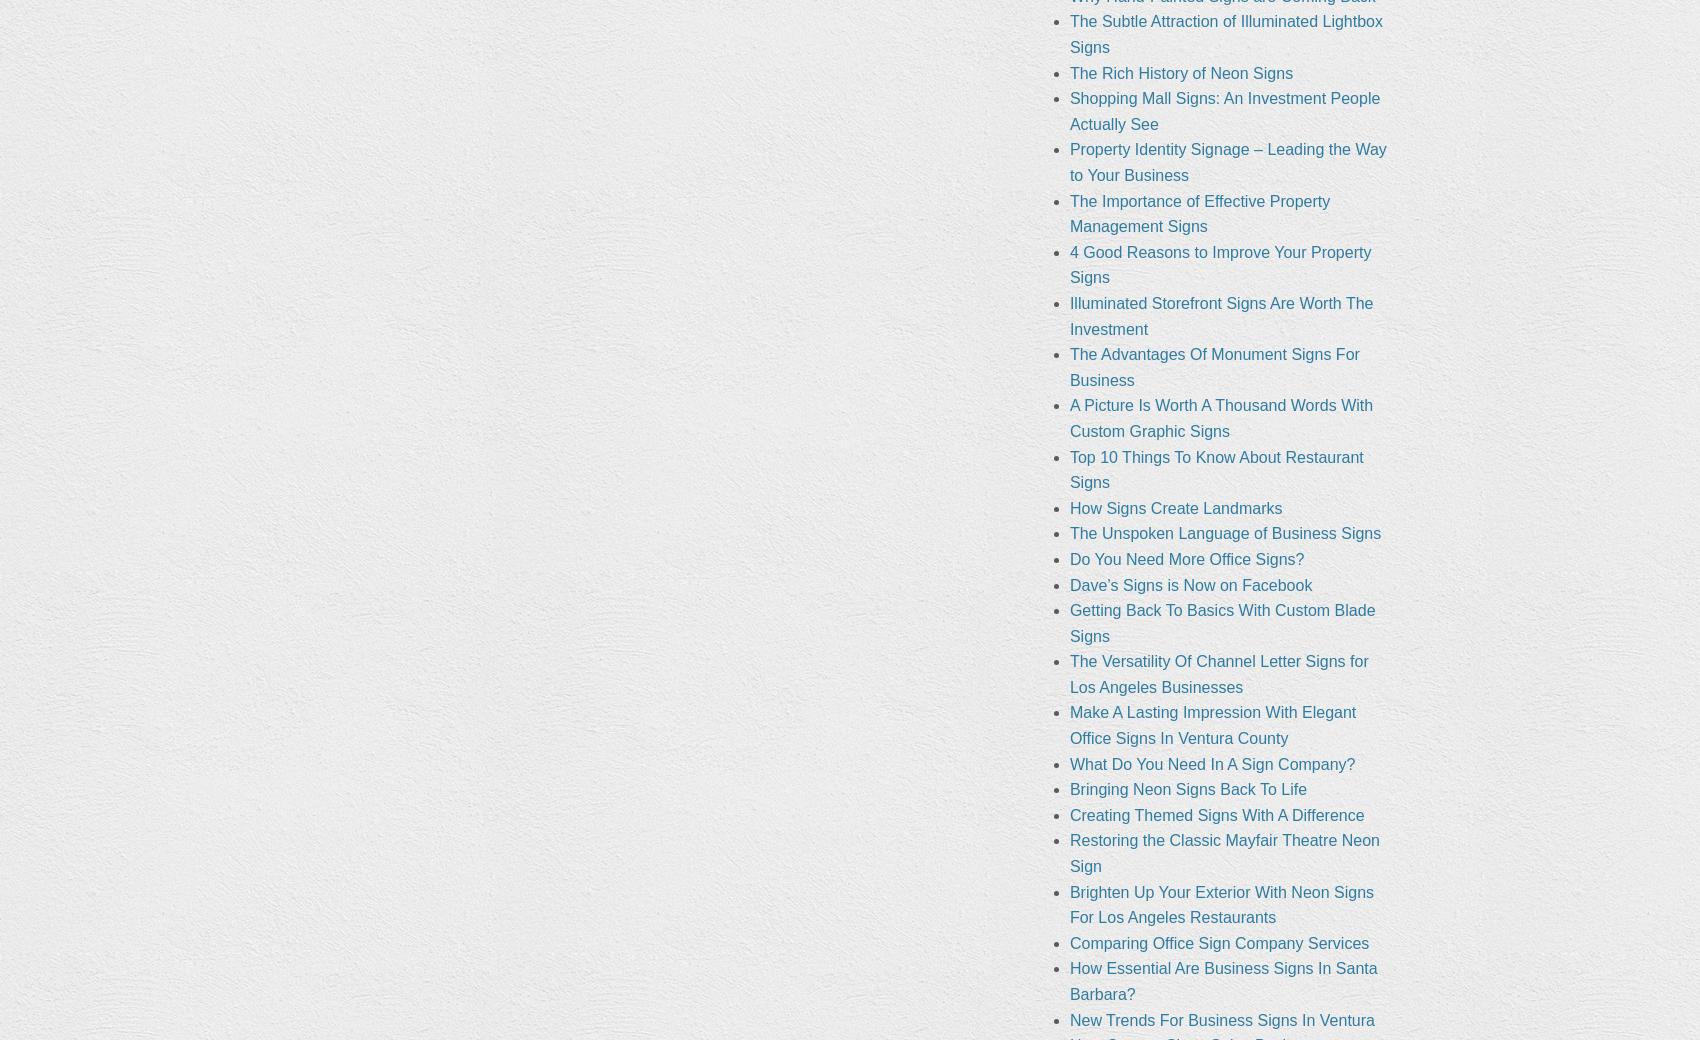 Image resolution: width=1700 pixels, height=1040 pixels. What do you see at coordinates (1174, 507) in the screenshot?
I see `'How Signs Create Landmarks'` at bounding box center [1174, 507].